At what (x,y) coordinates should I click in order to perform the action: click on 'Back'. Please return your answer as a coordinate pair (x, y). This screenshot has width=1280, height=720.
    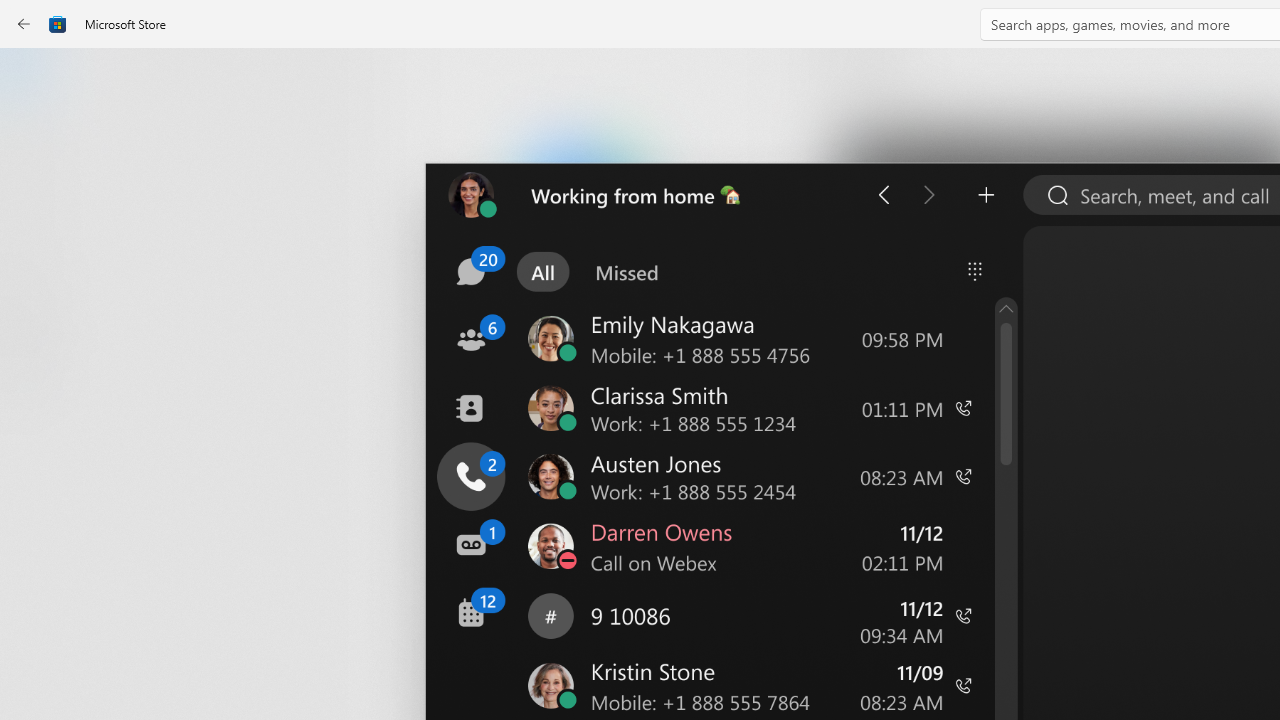
    Looking at the image, I should click on (24, 24).